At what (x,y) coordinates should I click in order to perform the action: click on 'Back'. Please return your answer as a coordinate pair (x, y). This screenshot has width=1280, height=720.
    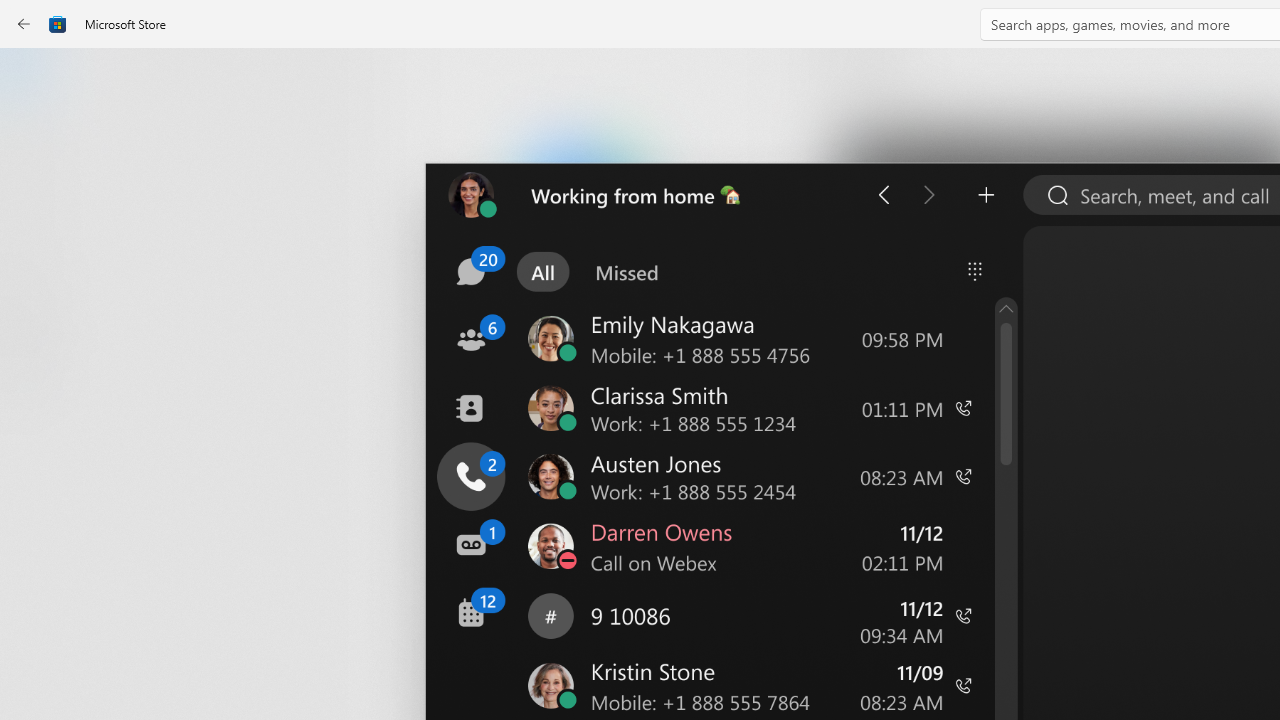
    Looking at the image, I should click on (24, 24).